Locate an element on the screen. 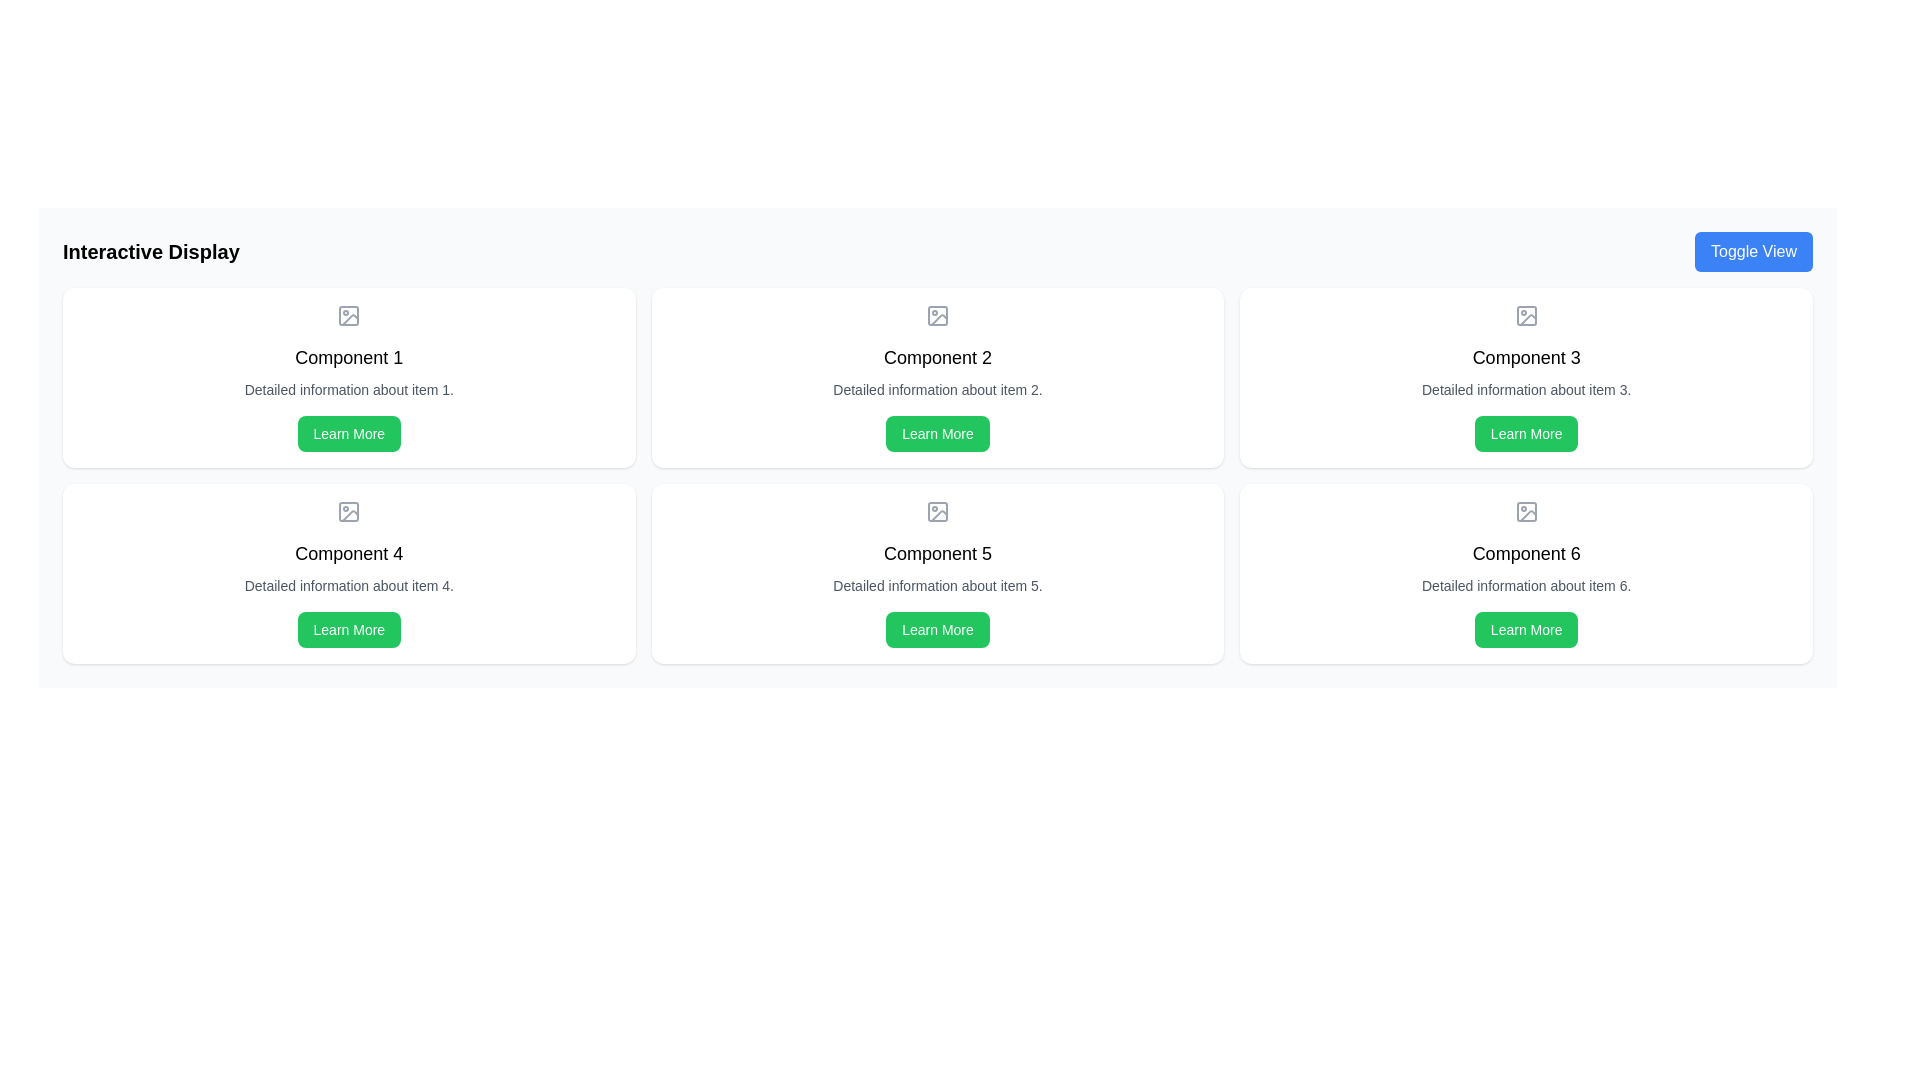  the button located at the bottom-center of the card labeled 'Component 5' is located at coordinates (936, 628).